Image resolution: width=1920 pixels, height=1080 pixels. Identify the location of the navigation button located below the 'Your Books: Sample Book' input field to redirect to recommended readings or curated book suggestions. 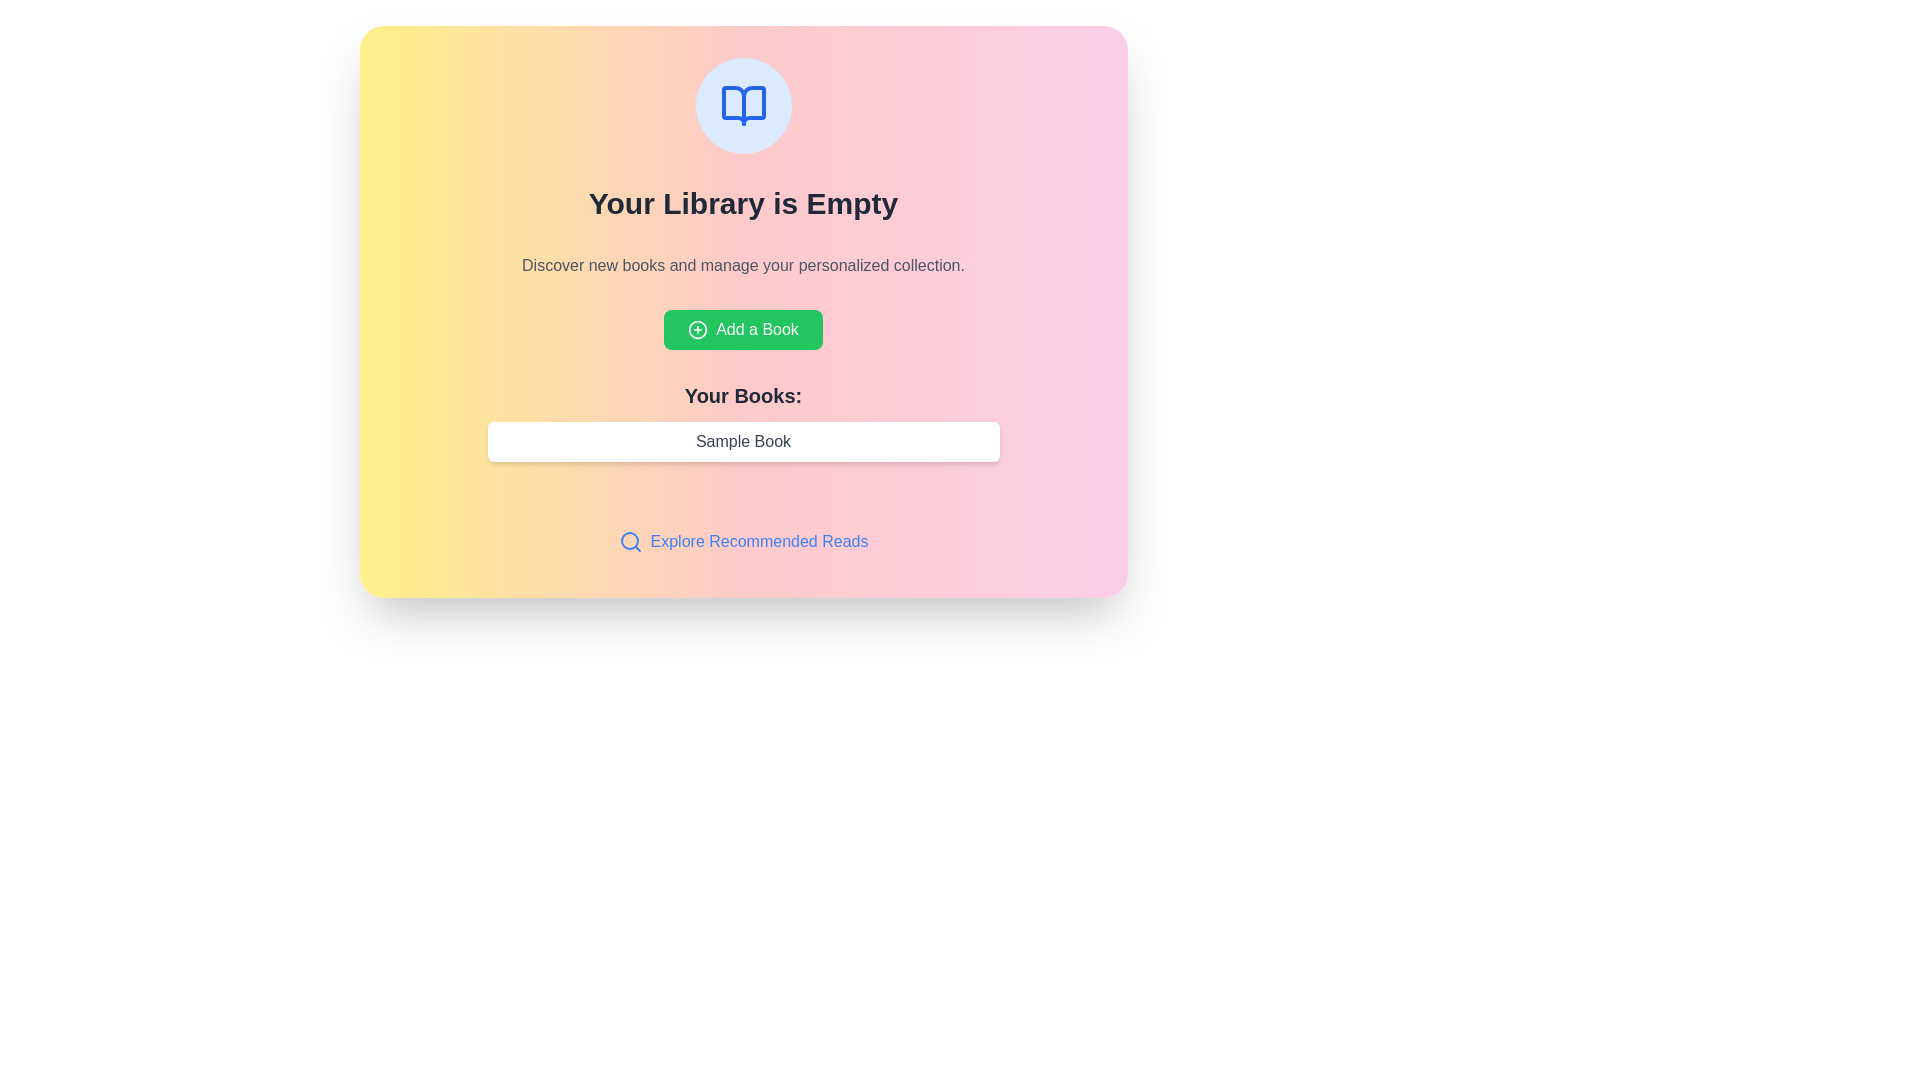
(742, 542).